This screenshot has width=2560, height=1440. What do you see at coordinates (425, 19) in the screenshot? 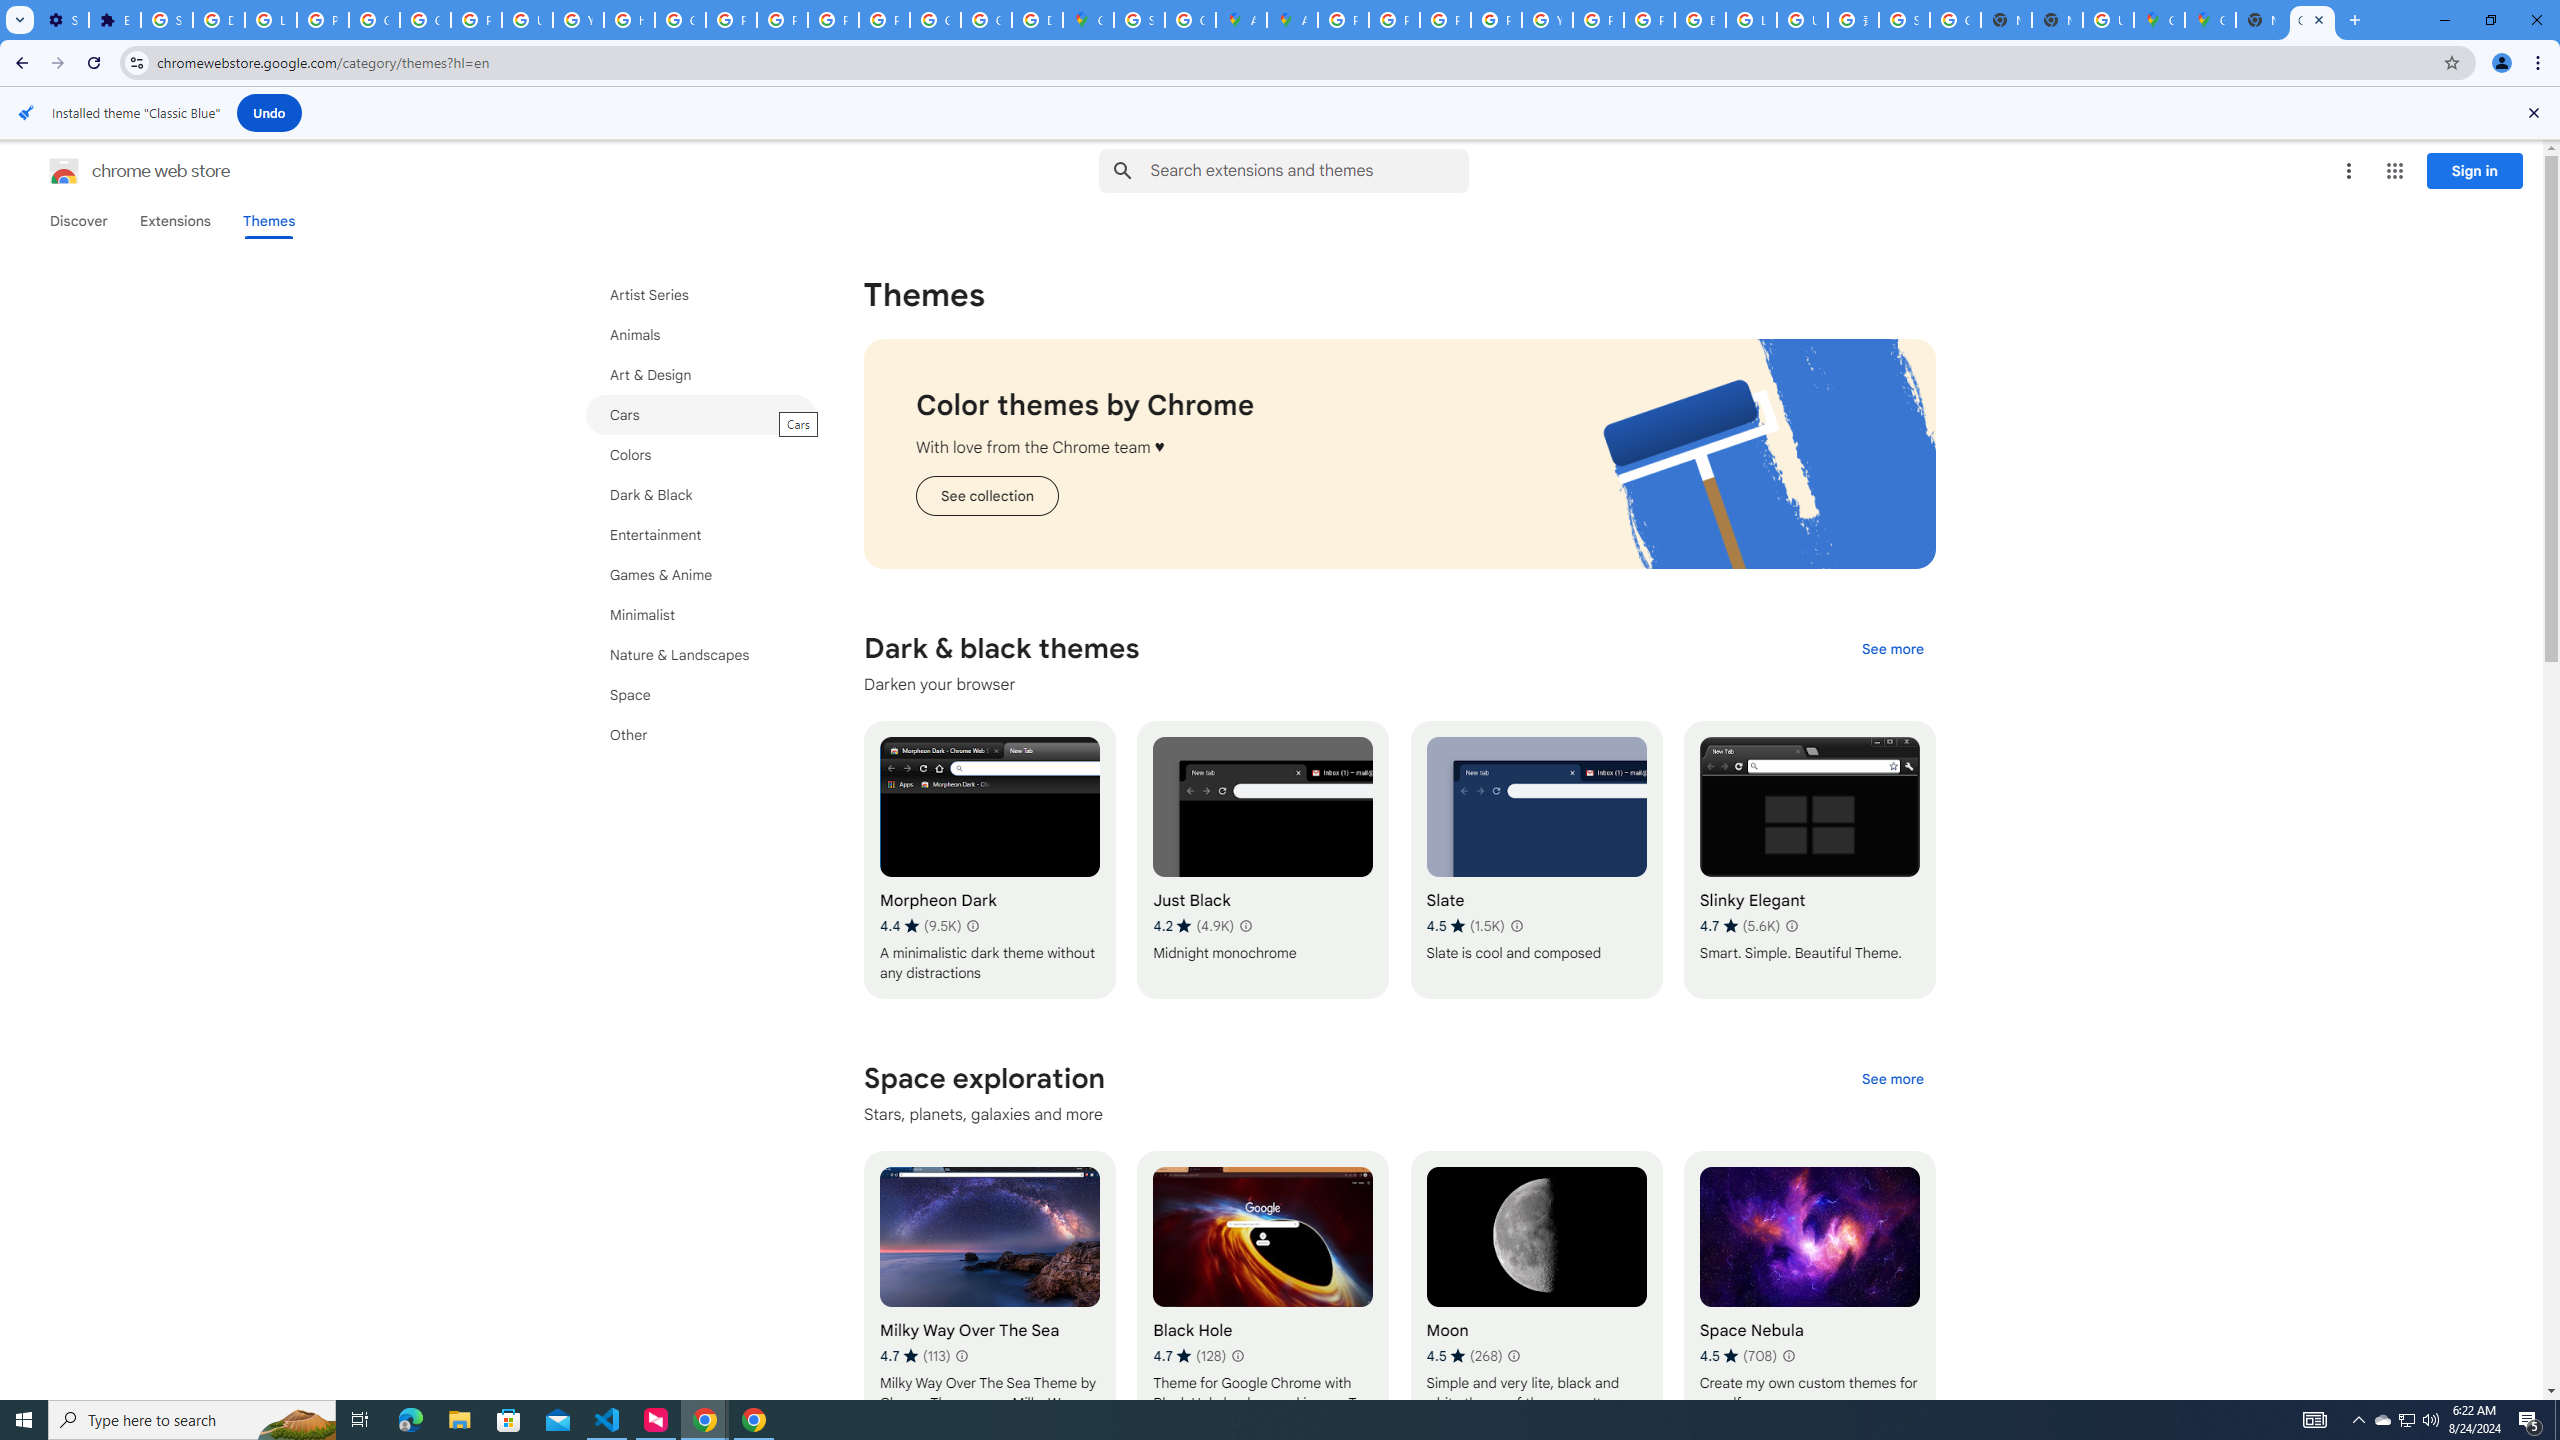
I see `'Google Account Help'` at bounding box center [425, 19].